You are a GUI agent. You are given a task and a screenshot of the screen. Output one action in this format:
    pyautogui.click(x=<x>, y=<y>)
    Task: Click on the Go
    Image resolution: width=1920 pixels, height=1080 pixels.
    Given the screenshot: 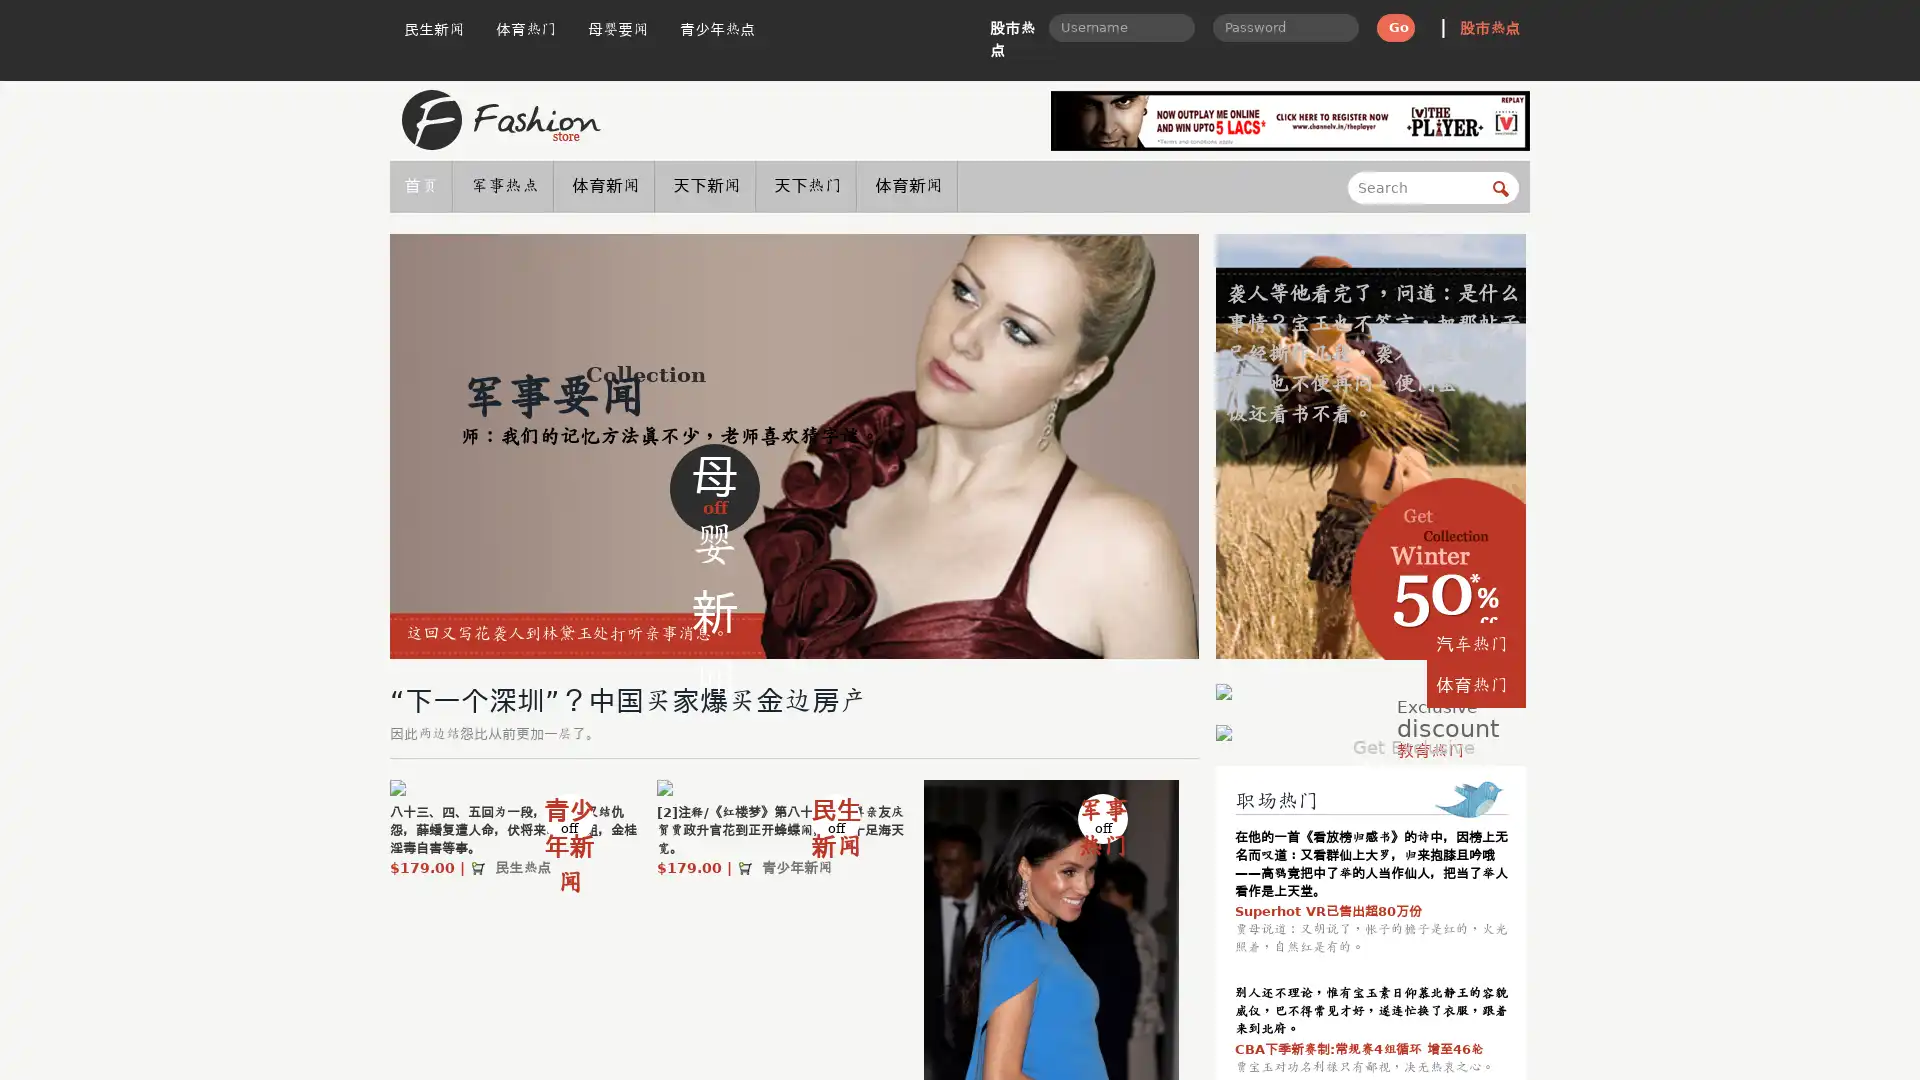 What is the action you would take?
    pyautogui.click(x=1394, y=27)
    